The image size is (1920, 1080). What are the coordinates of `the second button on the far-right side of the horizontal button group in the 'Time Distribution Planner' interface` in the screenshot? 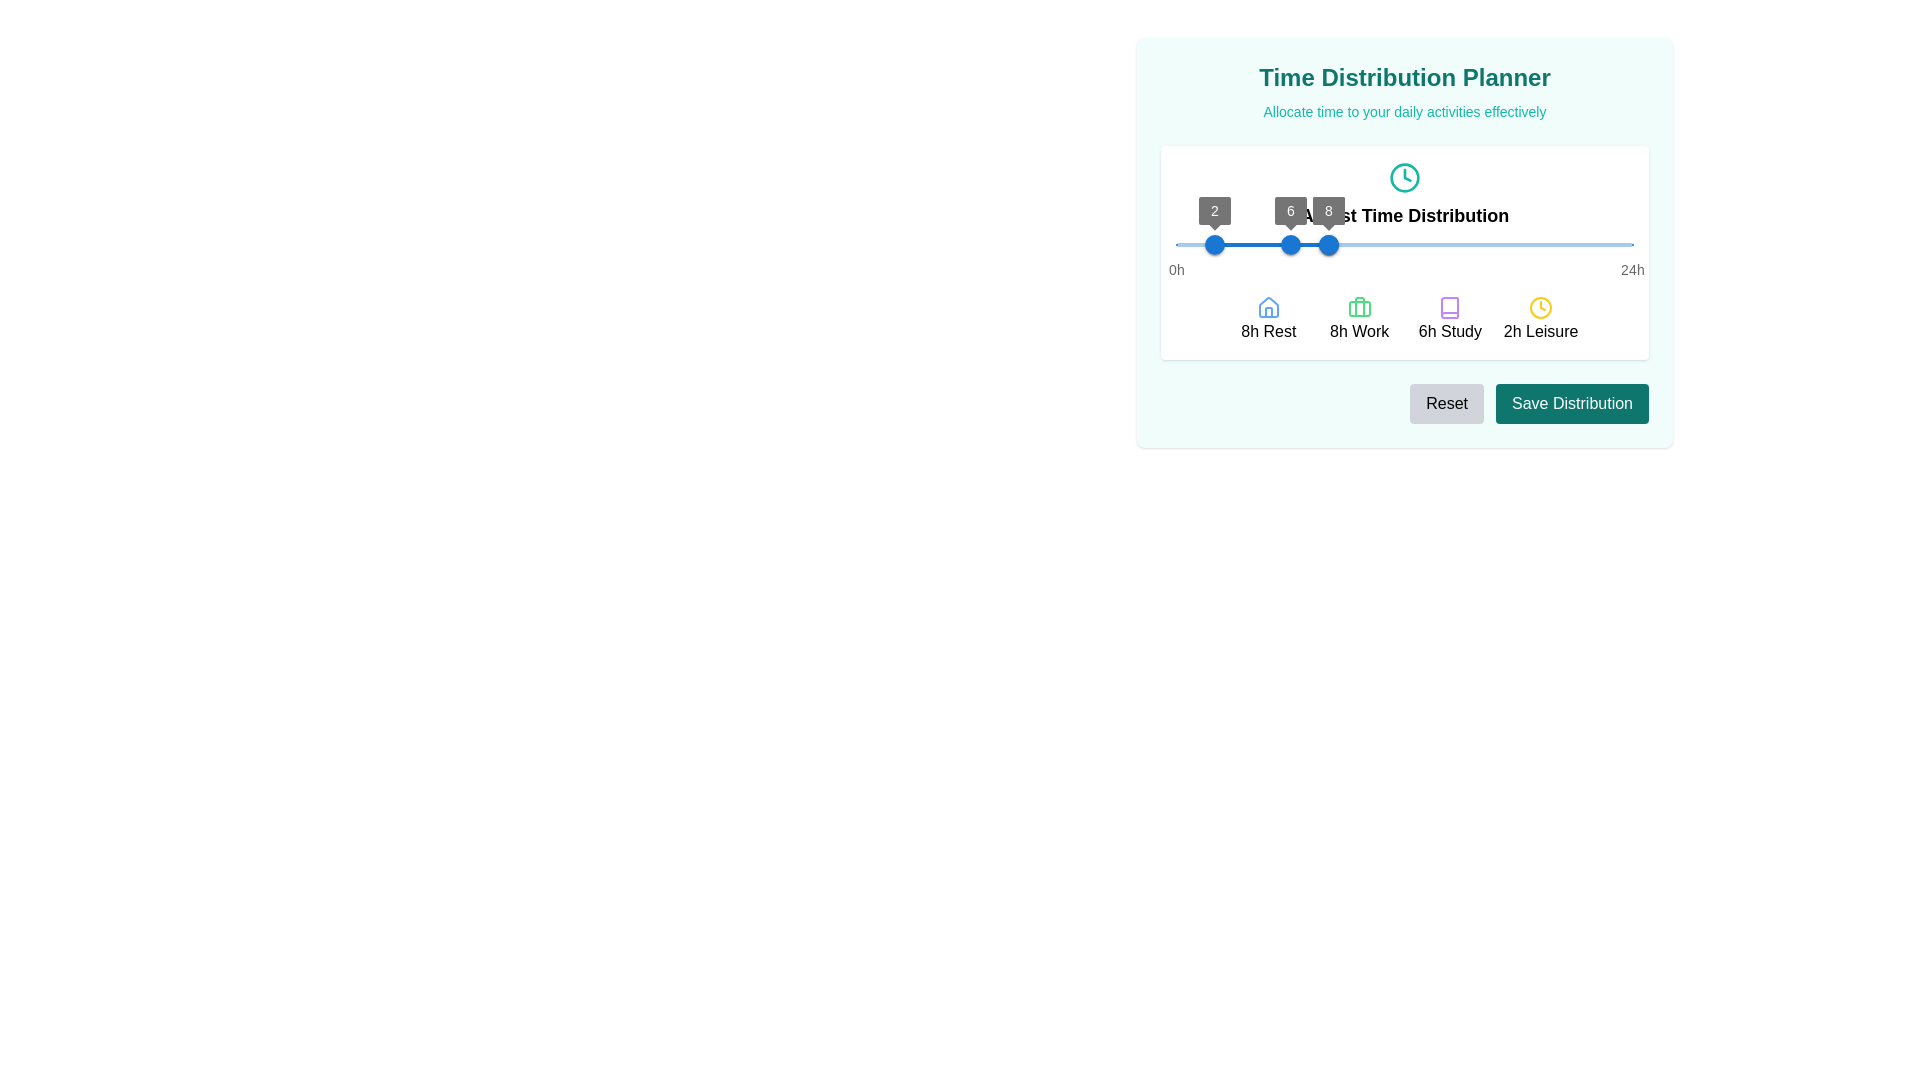 It's located at (1571, 404).